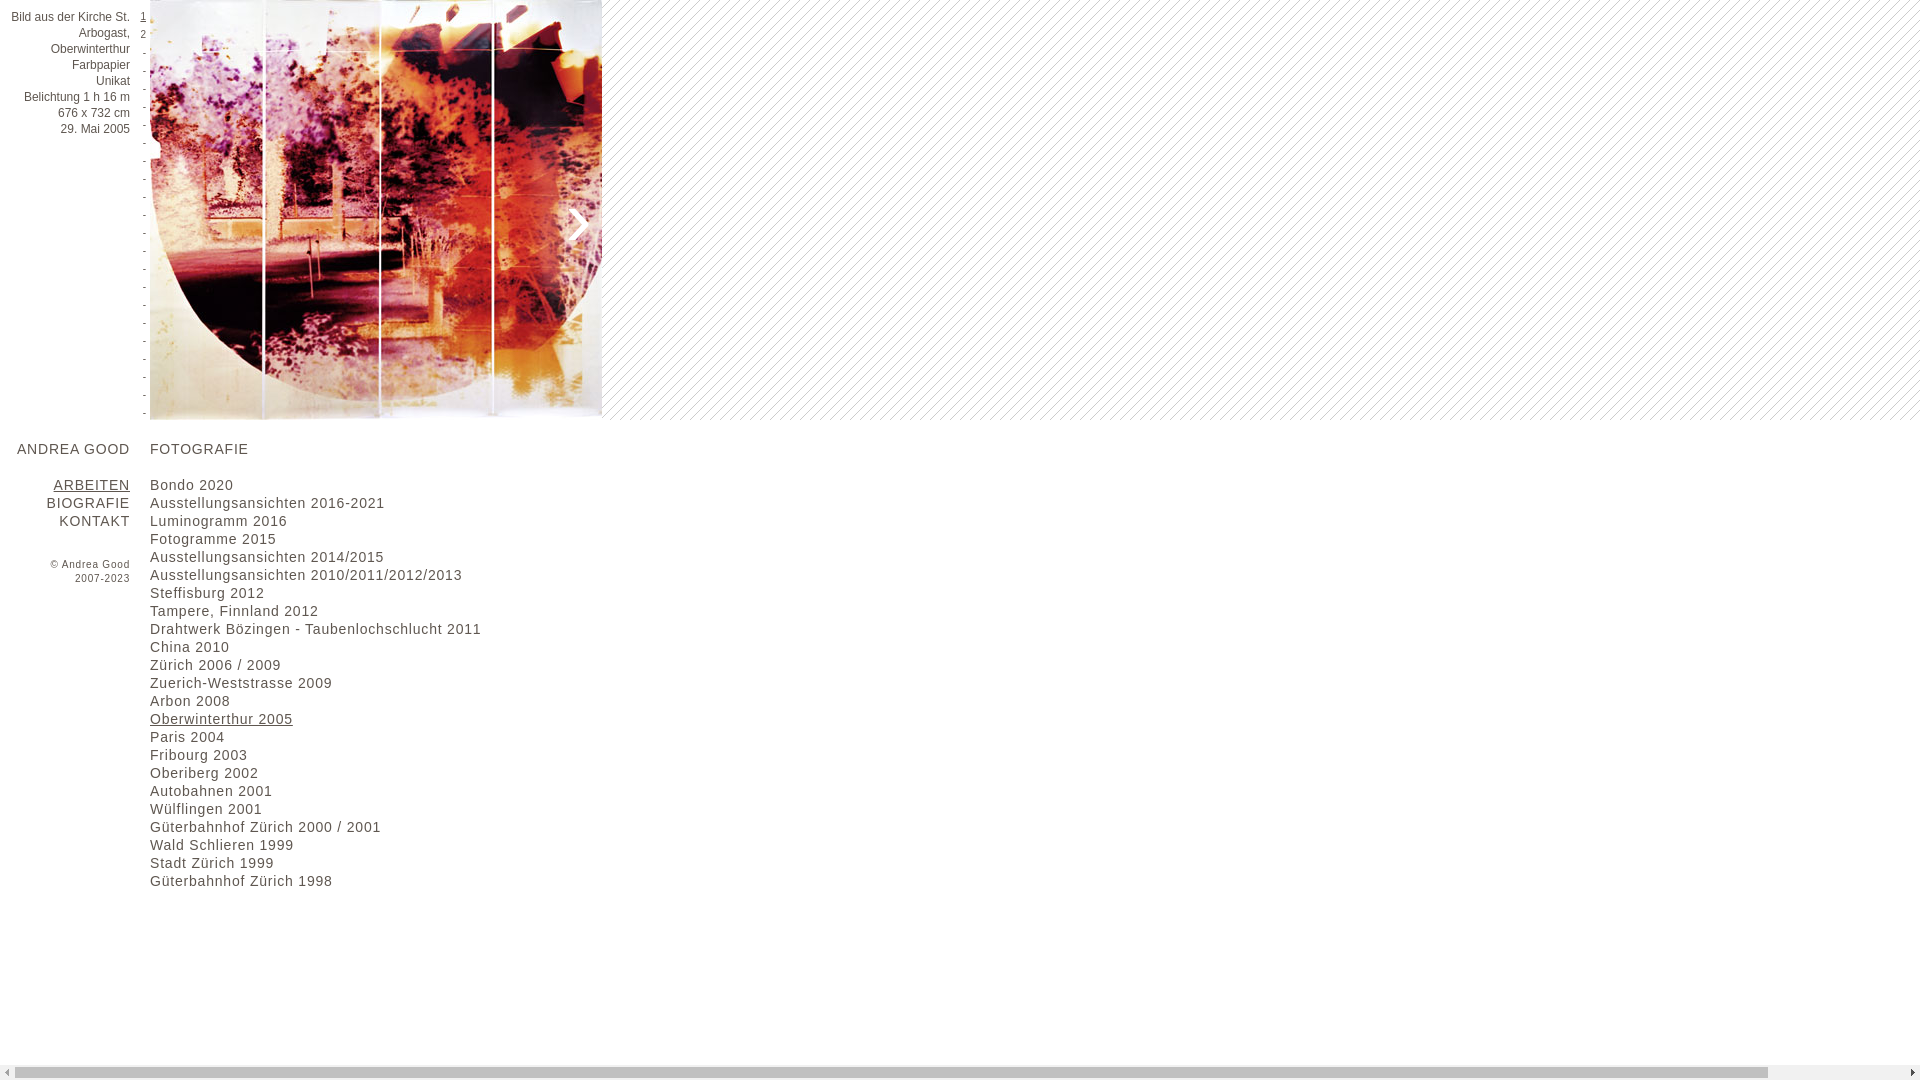  Describe the element at coordinates (305, 574) in the screenshot. I see `'Ausstellungsansichten 2010/2011/2012/2013'` at that location.